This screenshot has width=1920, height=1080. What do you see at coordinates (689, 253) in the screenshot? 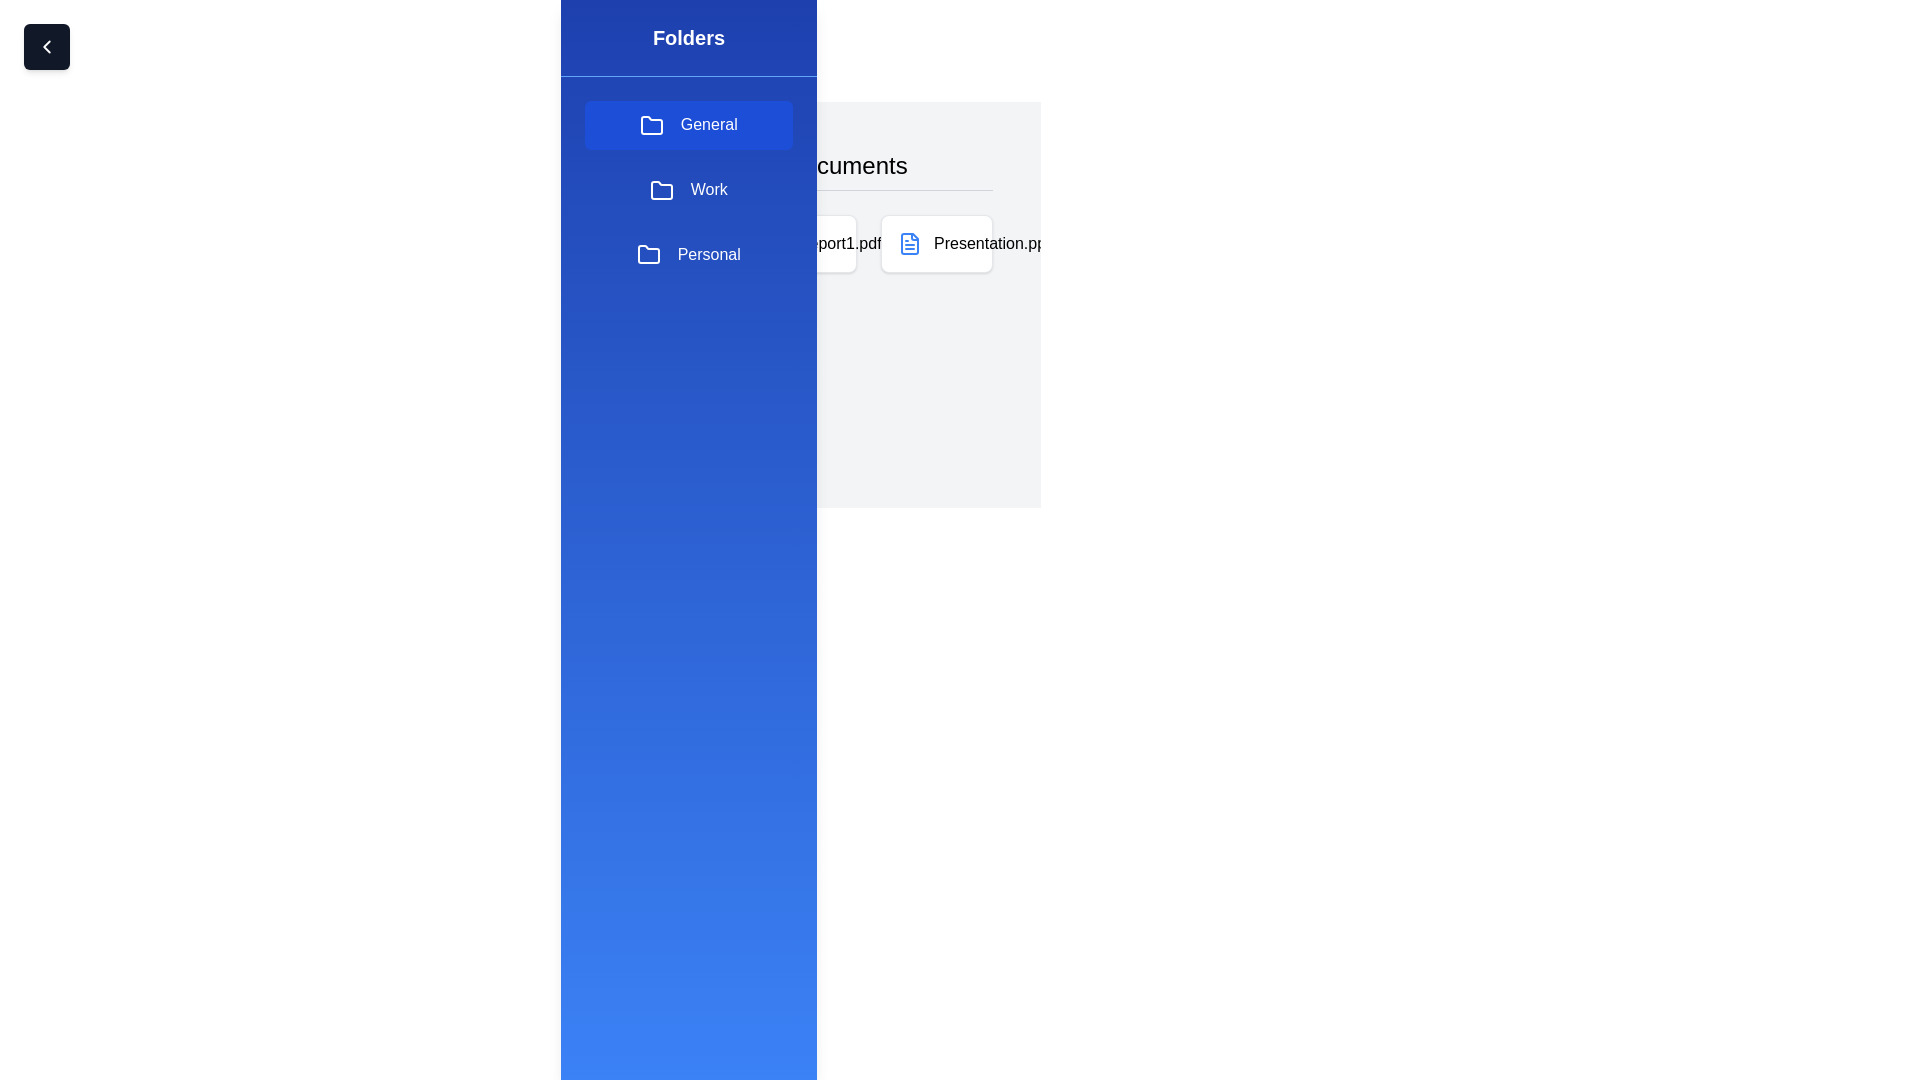
I see `the 'Personal' button styled as a list item with an icon and text in the sidebar menu` at bounding box center [689, 253].